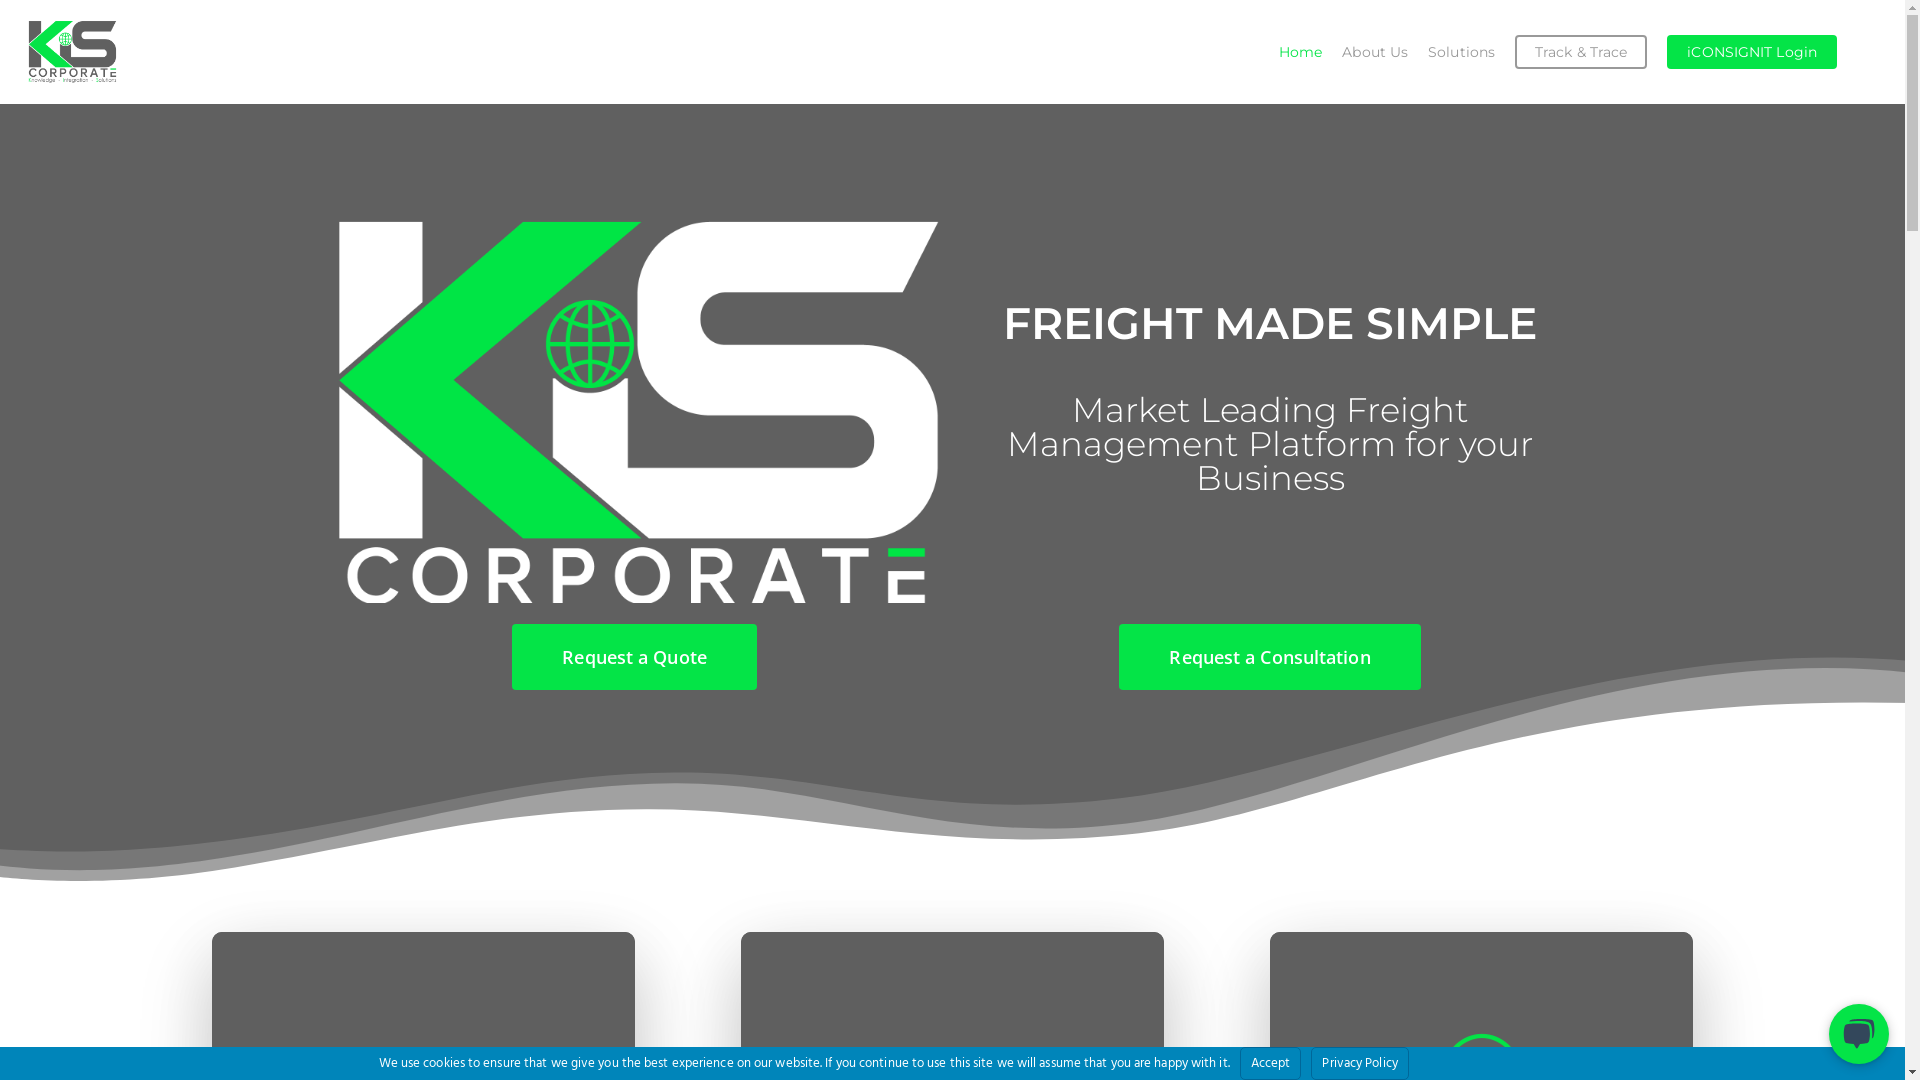 The width and height of the screenshot is (1920, 1080). What do you see at coordinates (1666, 50) in the screenshot?
I see `'iCONSIGNIT Login'` at bounding box center [1666, 50].